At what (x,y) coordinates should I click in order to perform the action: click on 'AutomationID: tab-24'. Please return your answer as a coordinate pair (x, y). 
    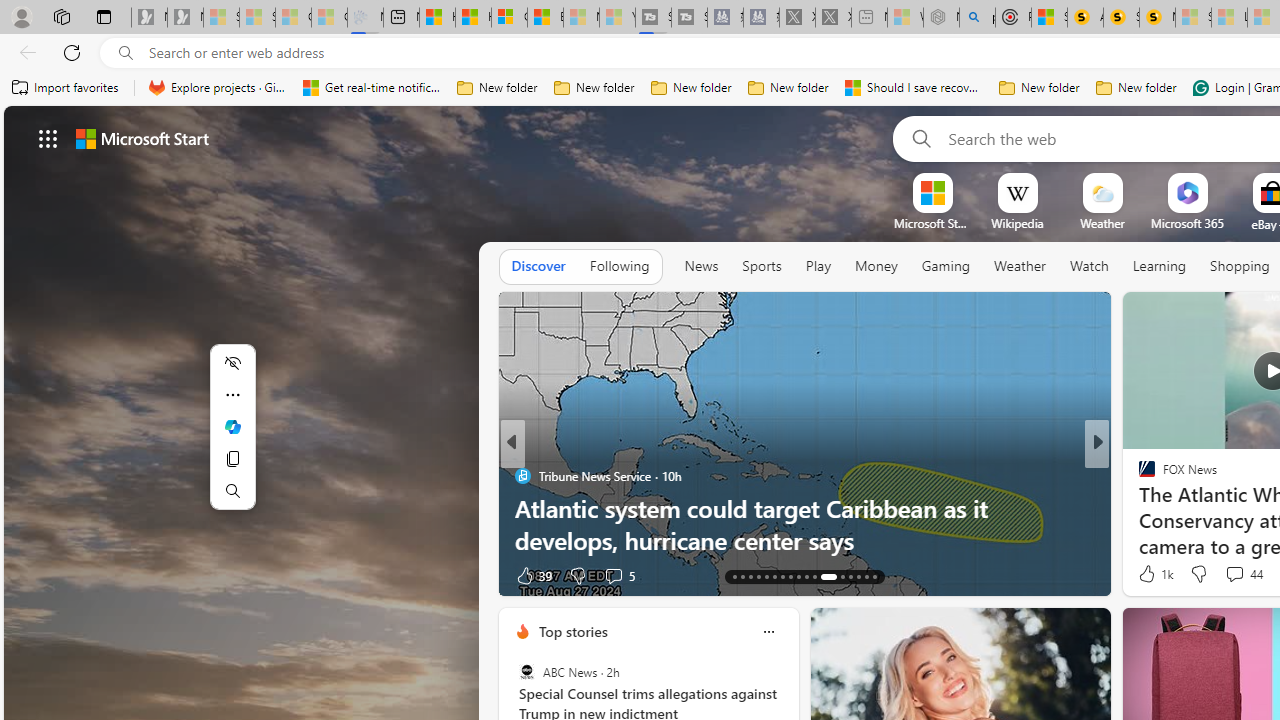
    Looking at the image, I should click on (822, 577).